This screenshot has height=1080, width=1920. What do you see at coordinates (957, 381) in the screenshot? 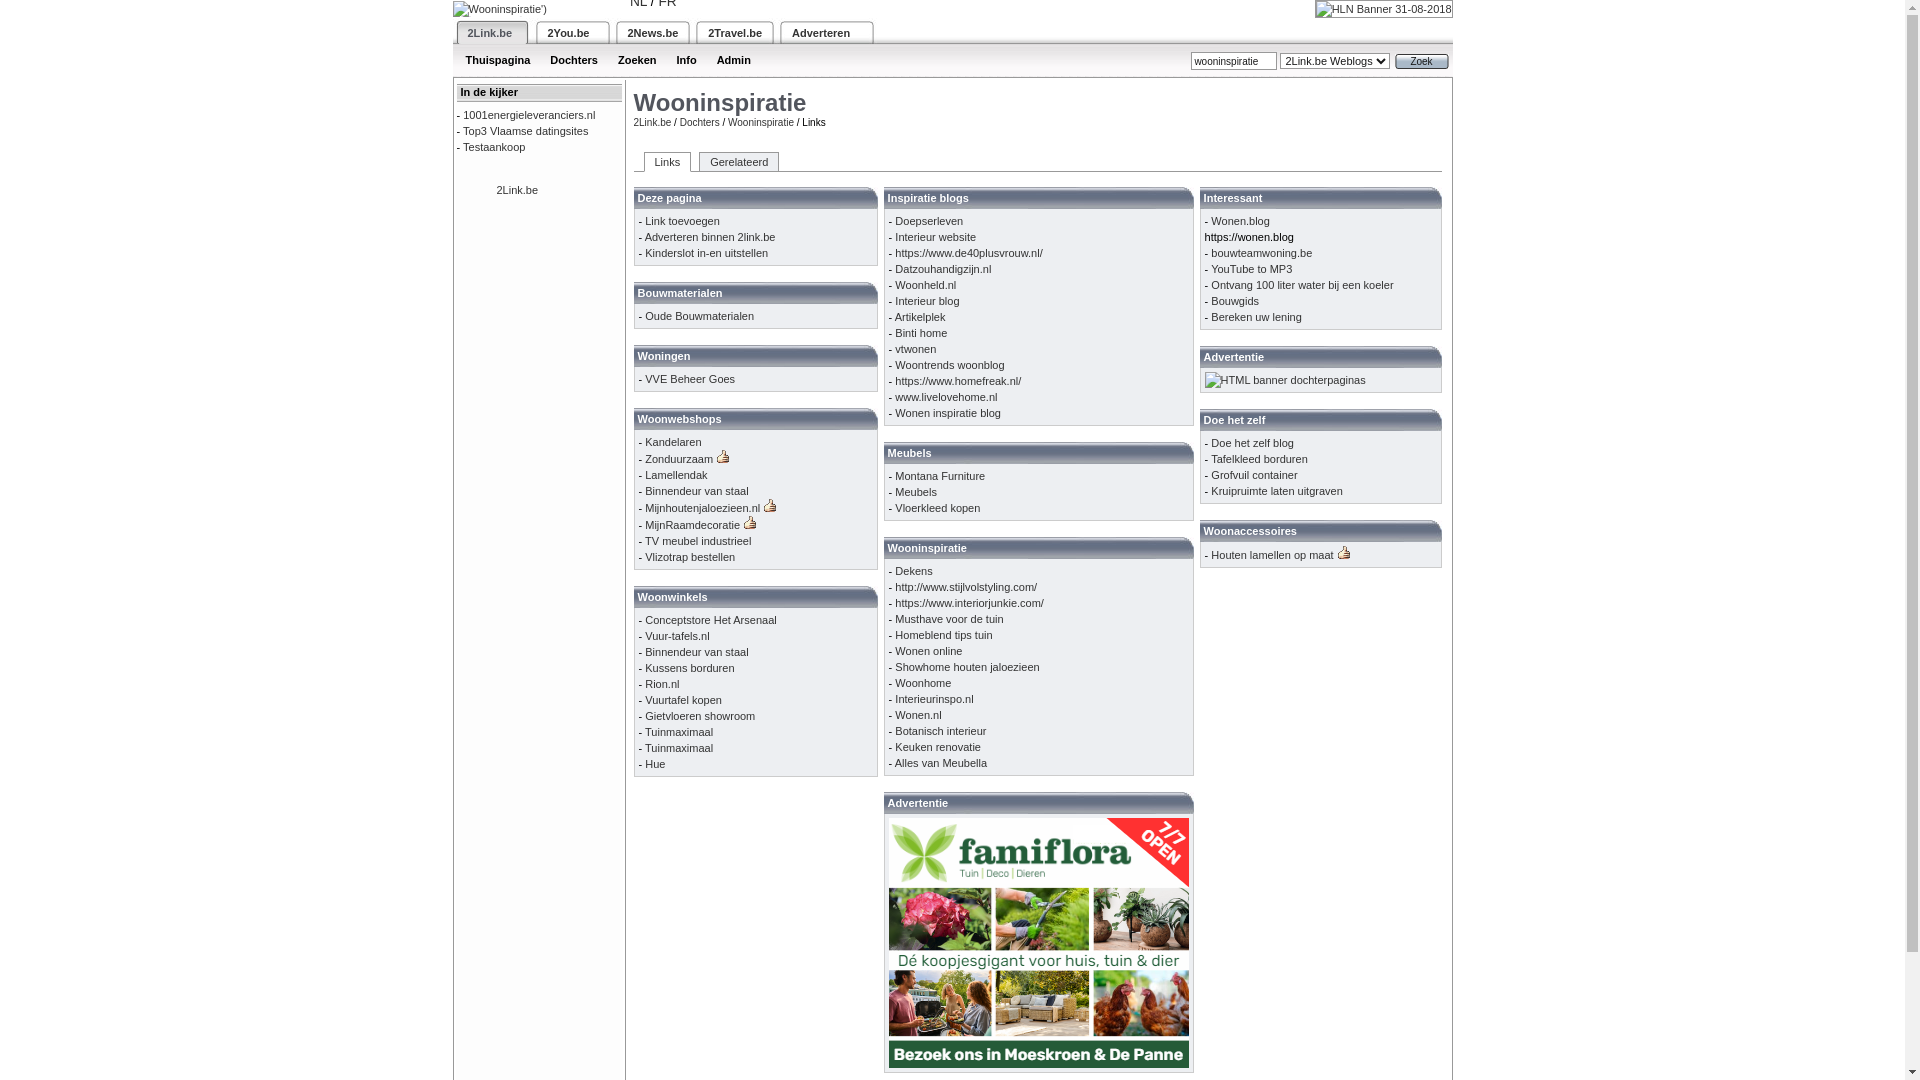
I see `'https://www.homefreak.nl/'` at bounding box center [957, 381].